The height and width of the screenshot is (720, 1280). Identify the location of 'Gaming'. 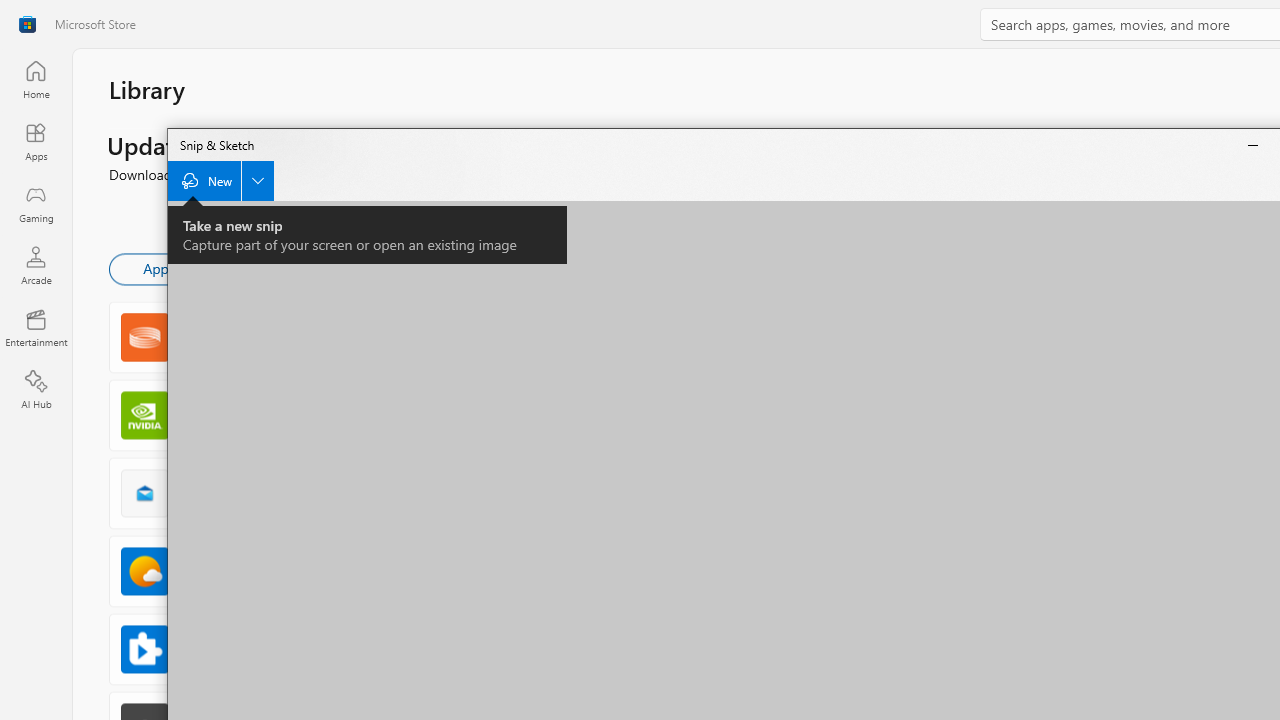
(35, 203).